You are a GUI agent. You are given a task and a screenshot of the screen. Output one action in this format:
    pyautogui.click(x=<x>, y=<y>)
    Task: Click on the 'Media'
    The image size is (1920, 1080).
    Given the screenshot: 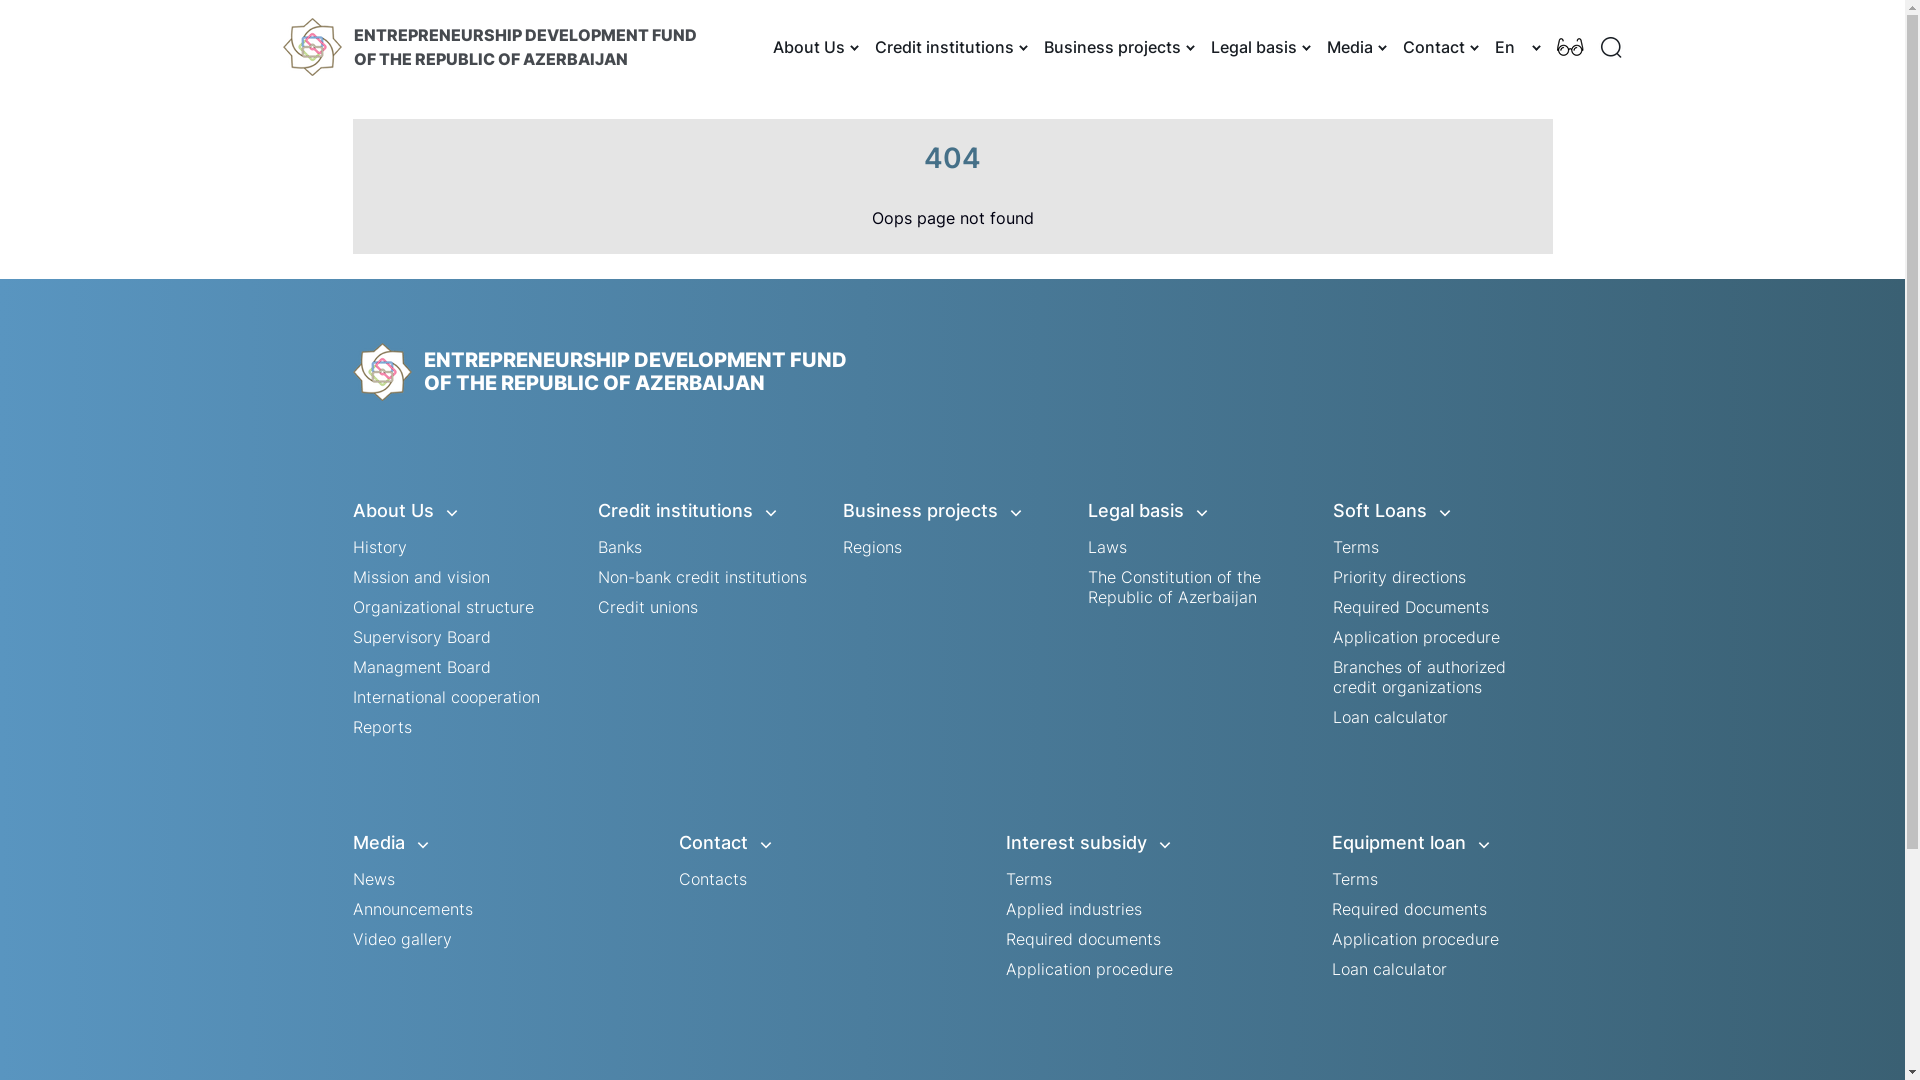 What is the action you would take?
    pyautogui.click(x=1353, y=45)
    